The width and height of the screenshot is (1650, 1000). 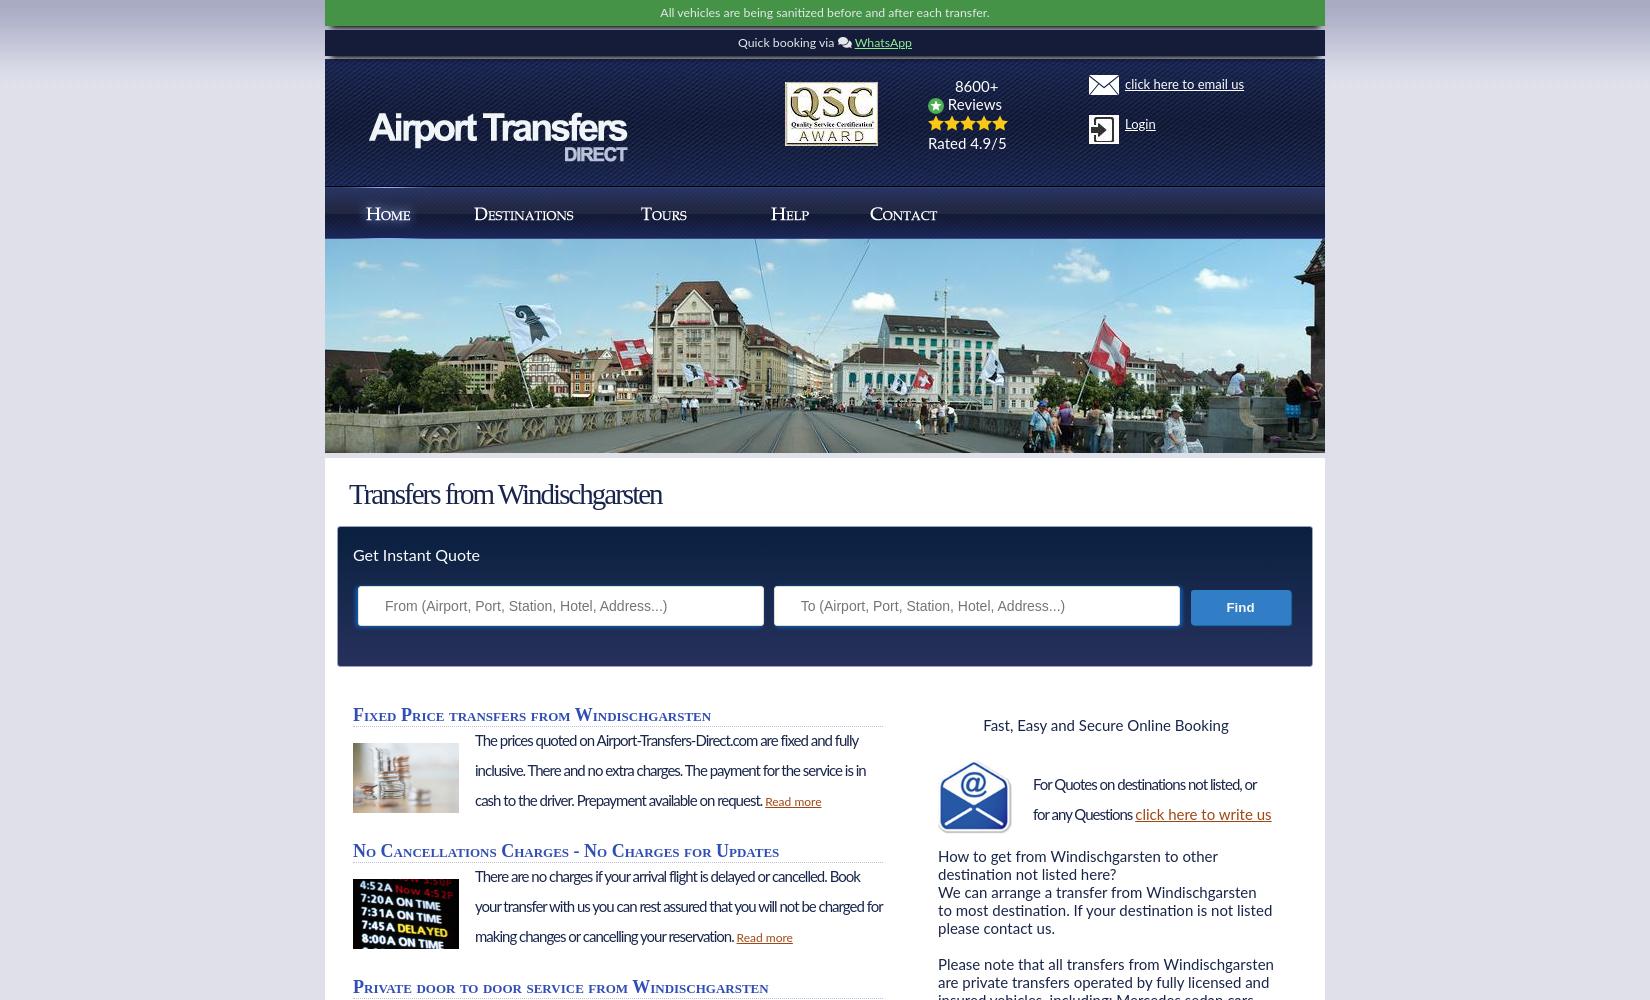 What do you see at coordinates (474, 907) in the screenshot?
I see `'There are no charges if your arrival flight is delayed or cancelled. Book your transfer with us you can rest assured that you will not be charged for making changes or cancelling your reservation.'` at bounding box center [474, 907].